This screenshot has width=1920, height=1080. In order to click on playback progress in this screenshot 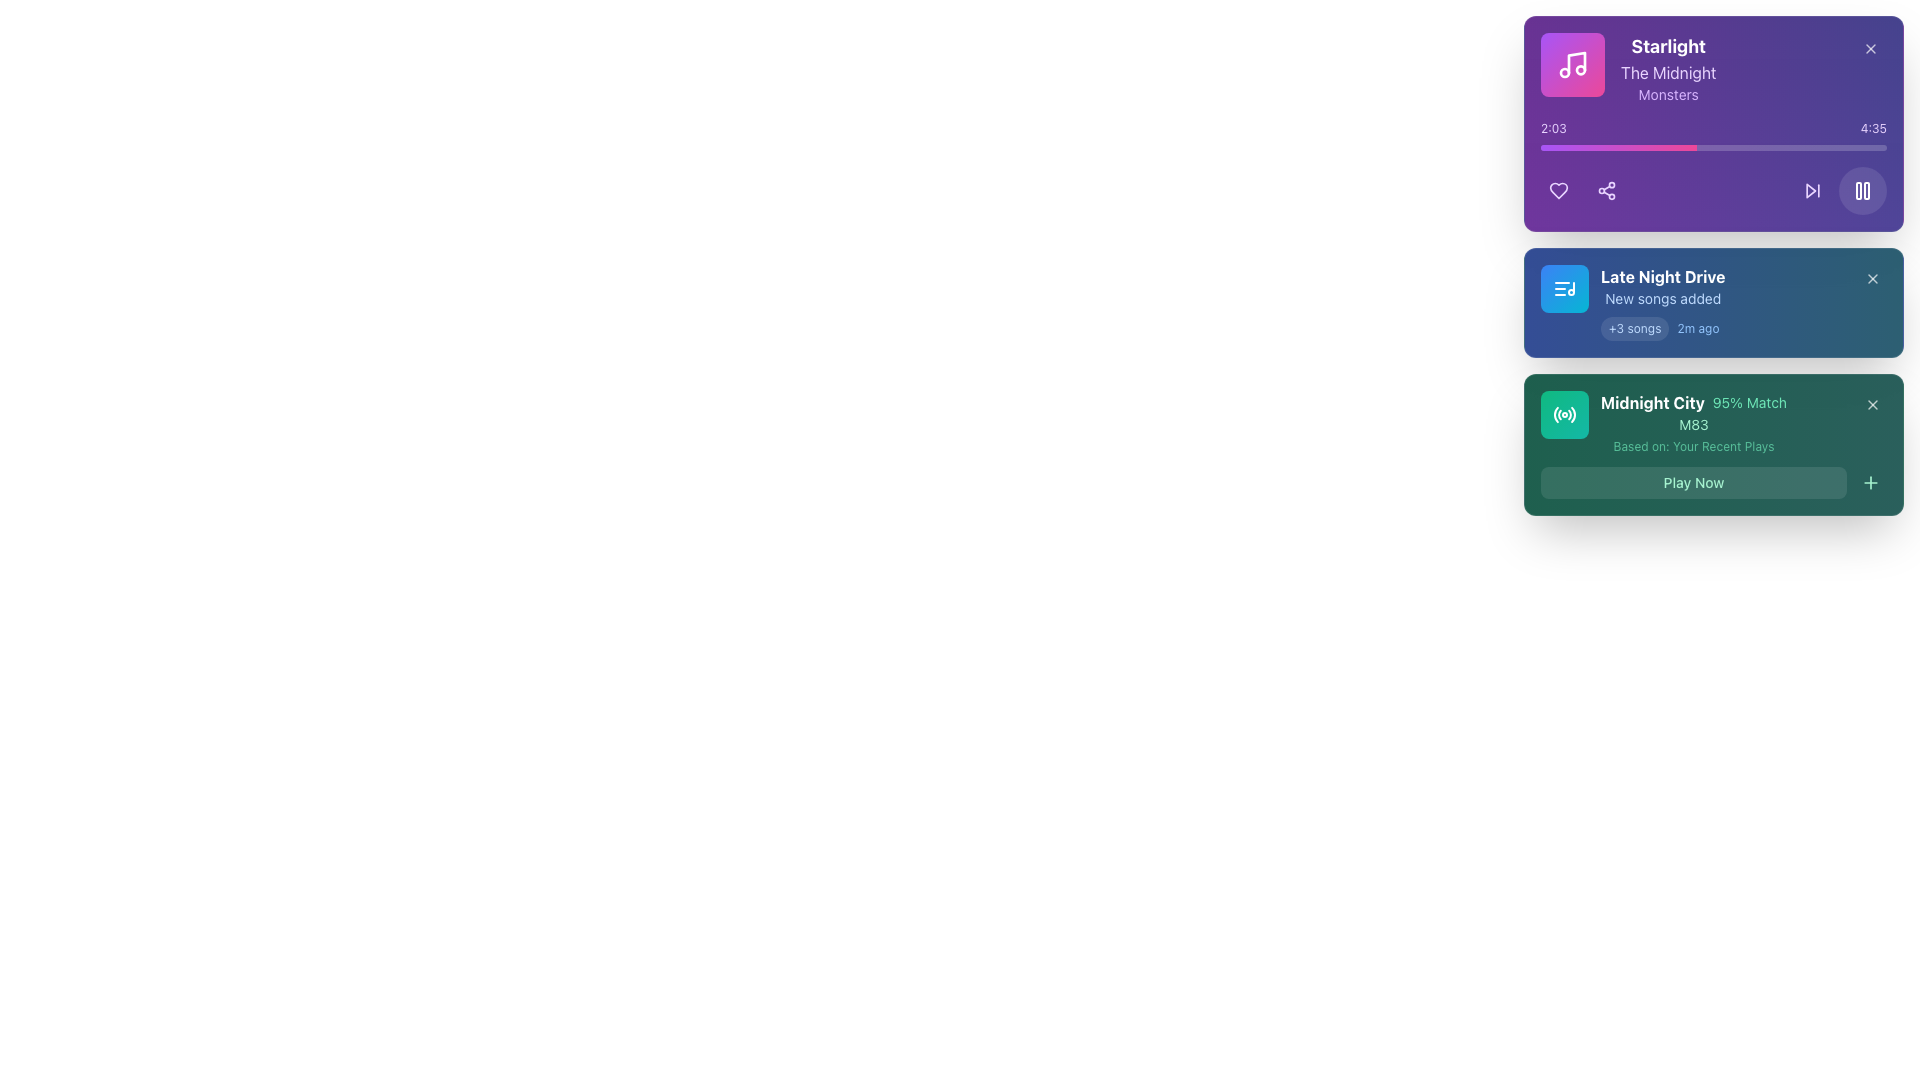, I will do `click(1580, 146)`.